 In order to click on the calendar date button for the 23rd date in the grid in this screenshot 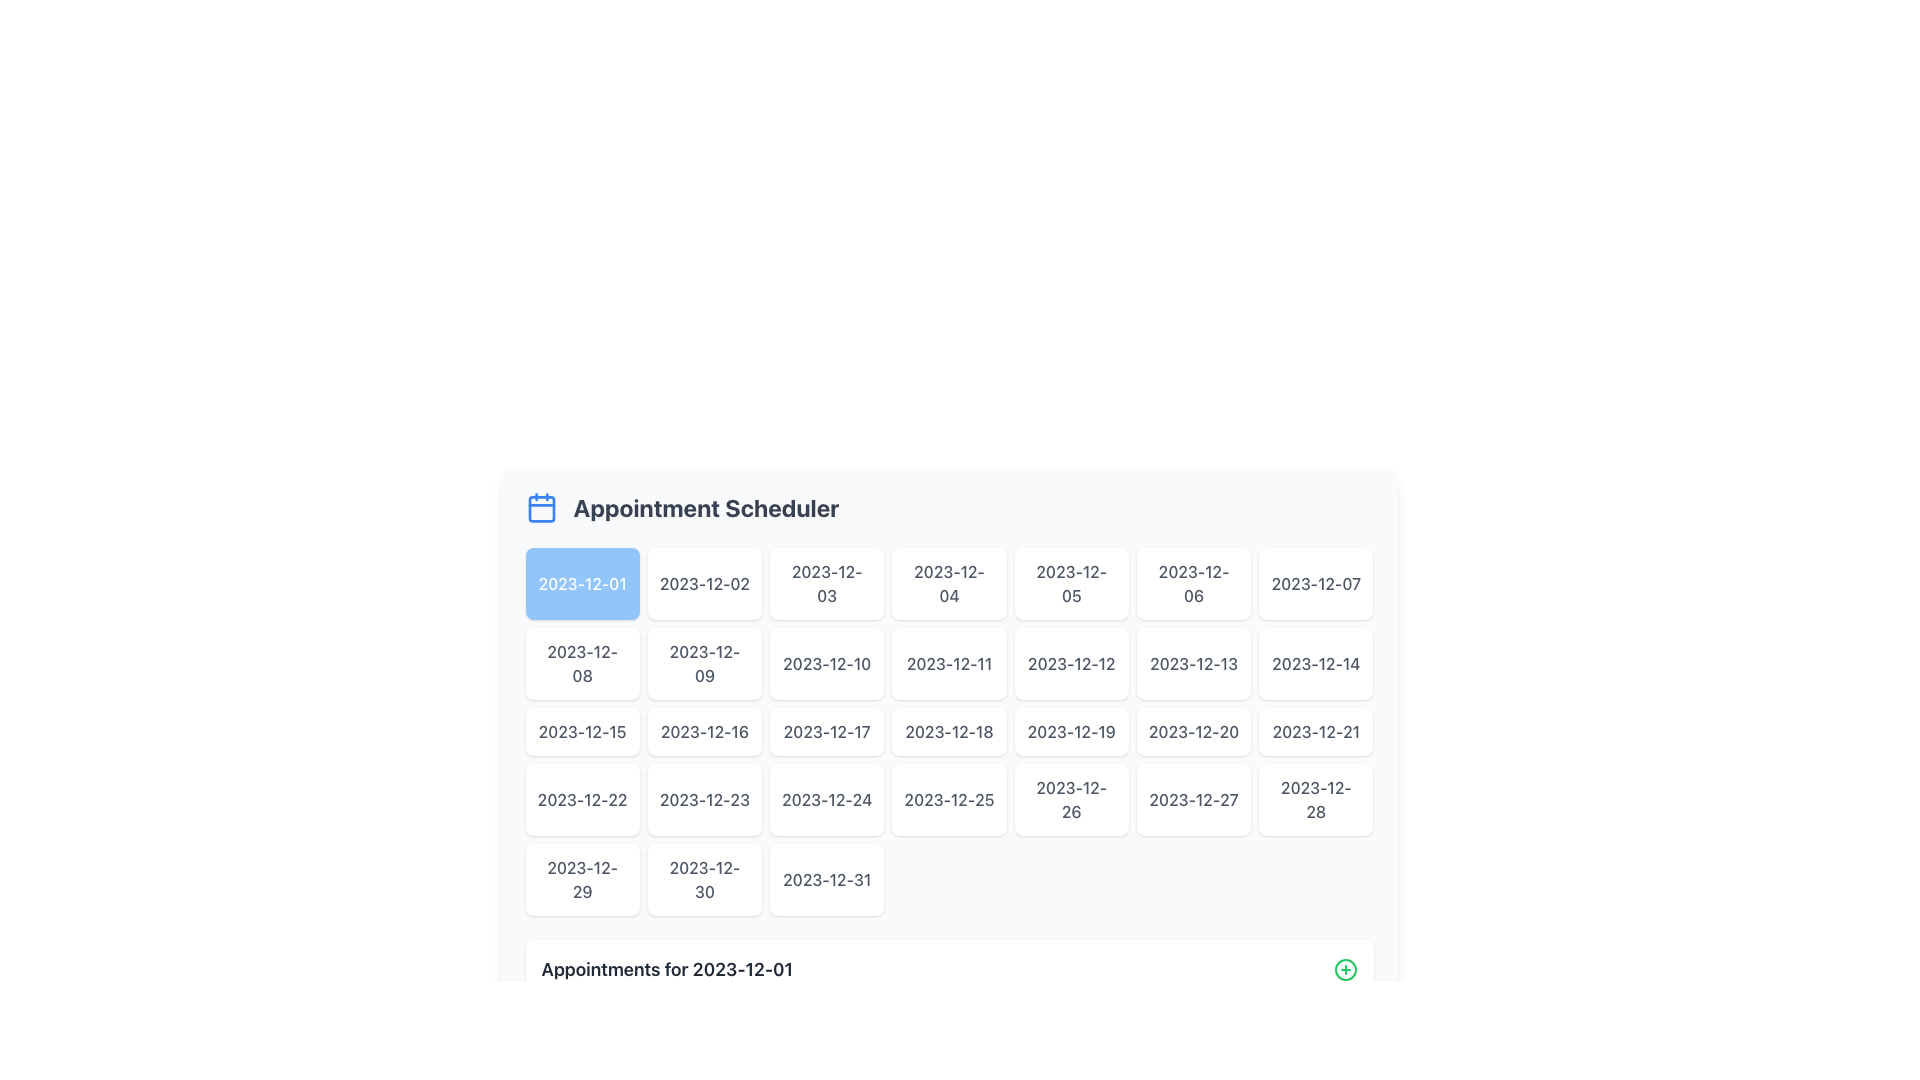, I will do `click(704, 798)`.